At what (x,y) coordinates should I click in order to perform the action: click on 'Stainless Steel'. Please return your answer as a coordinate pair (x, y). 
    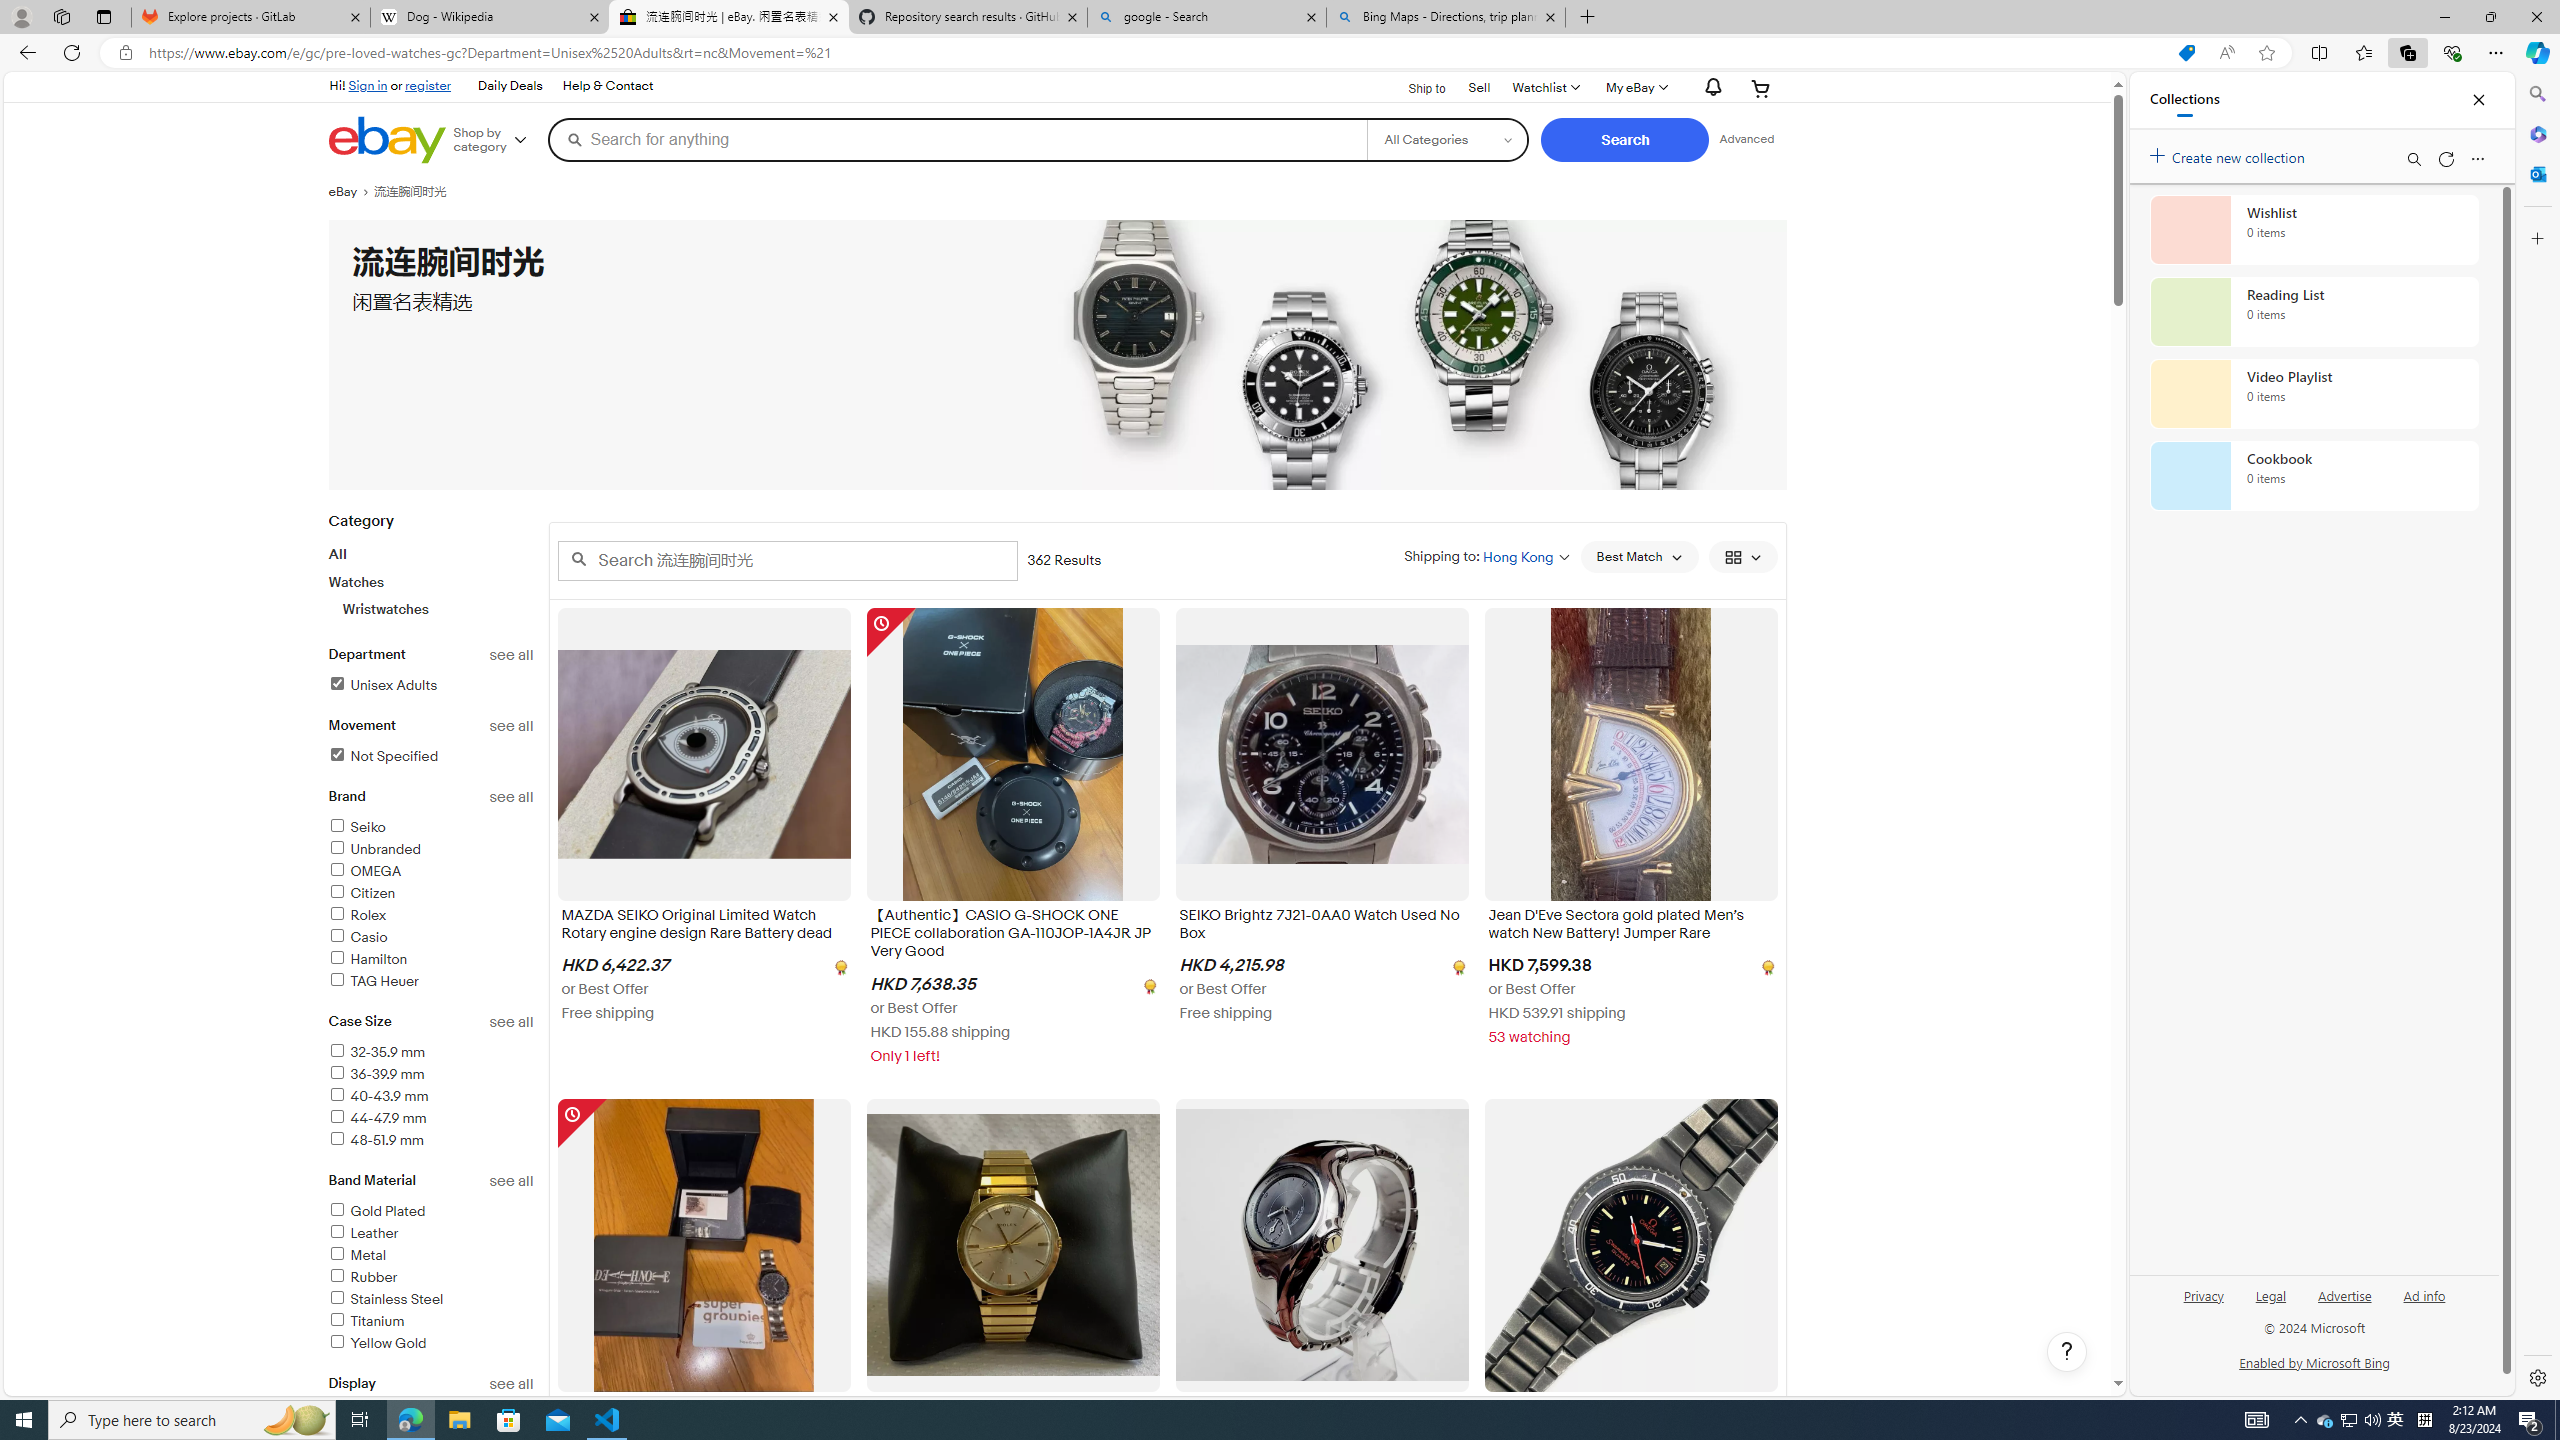
    Looking at the image, I should click on (384, 1298).